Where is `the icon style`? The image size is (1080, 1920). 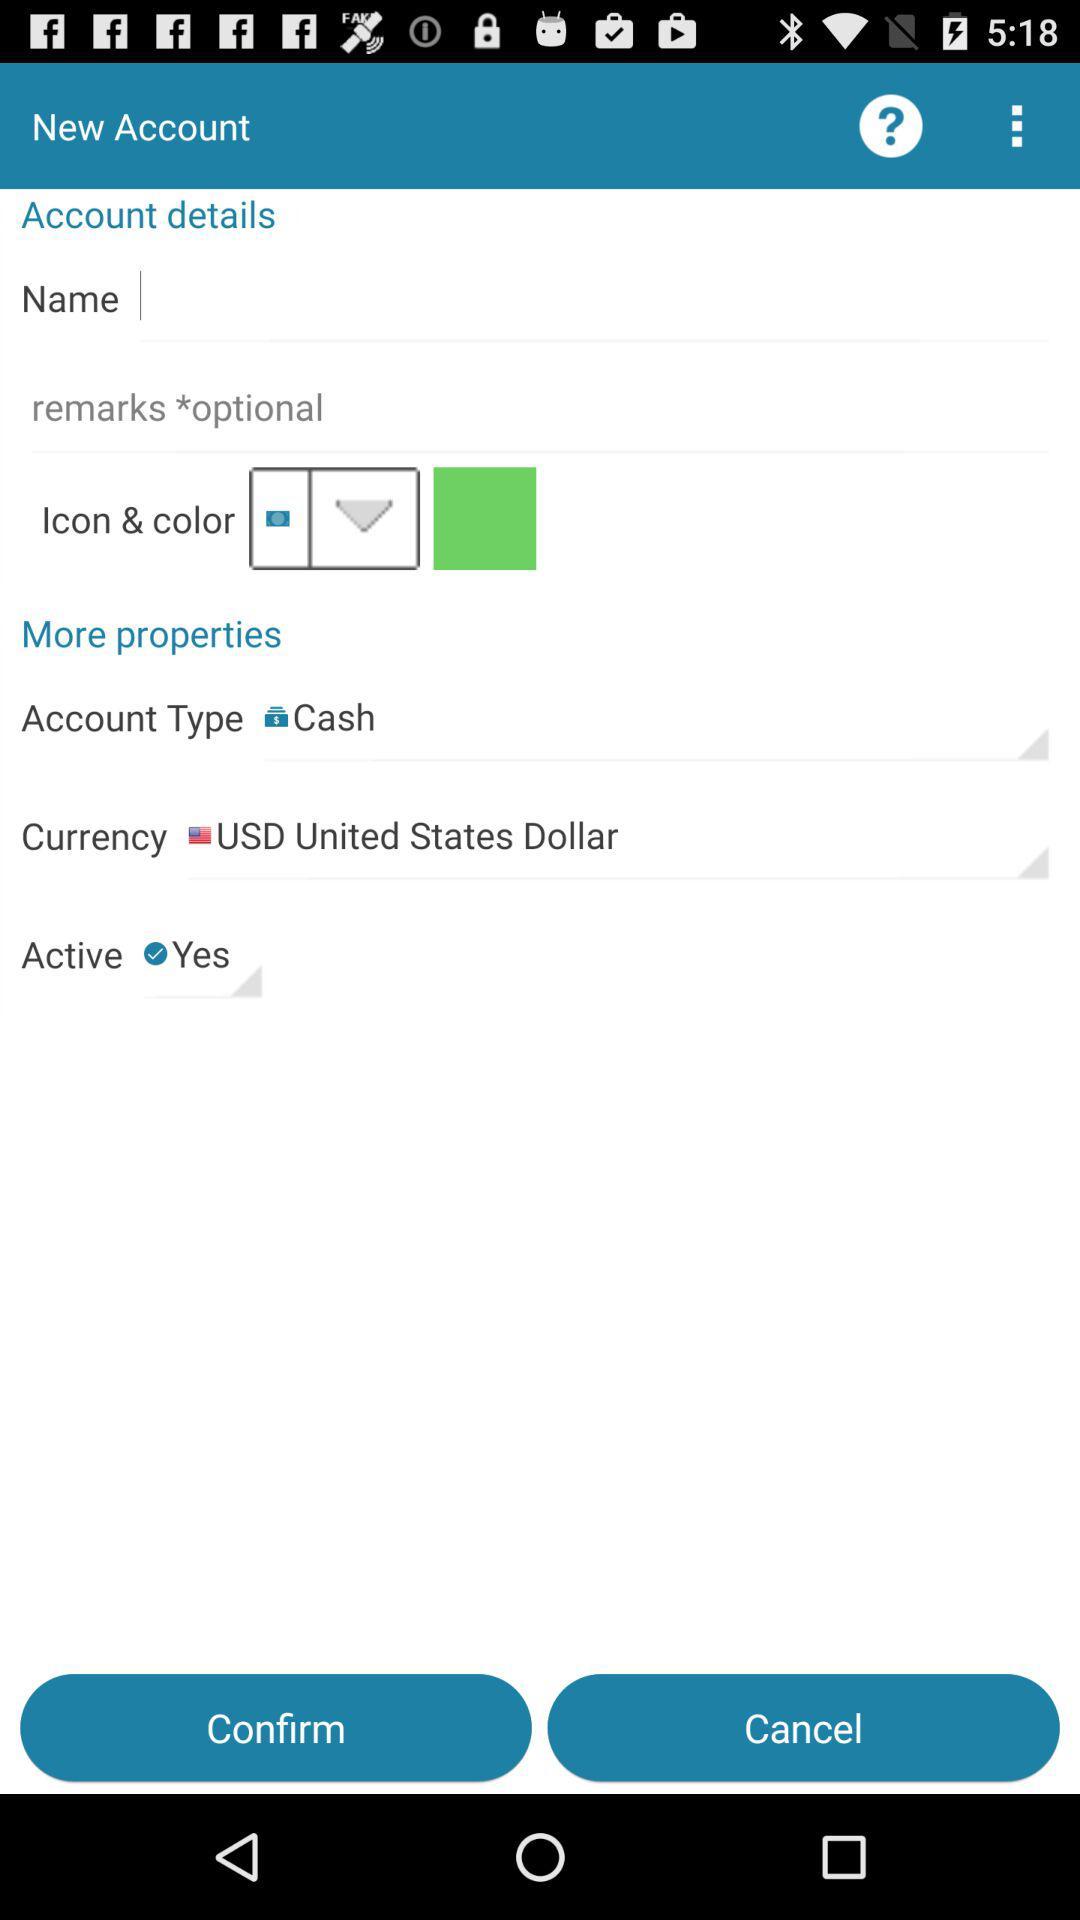
the icon style is located at coordinates (333, 518).